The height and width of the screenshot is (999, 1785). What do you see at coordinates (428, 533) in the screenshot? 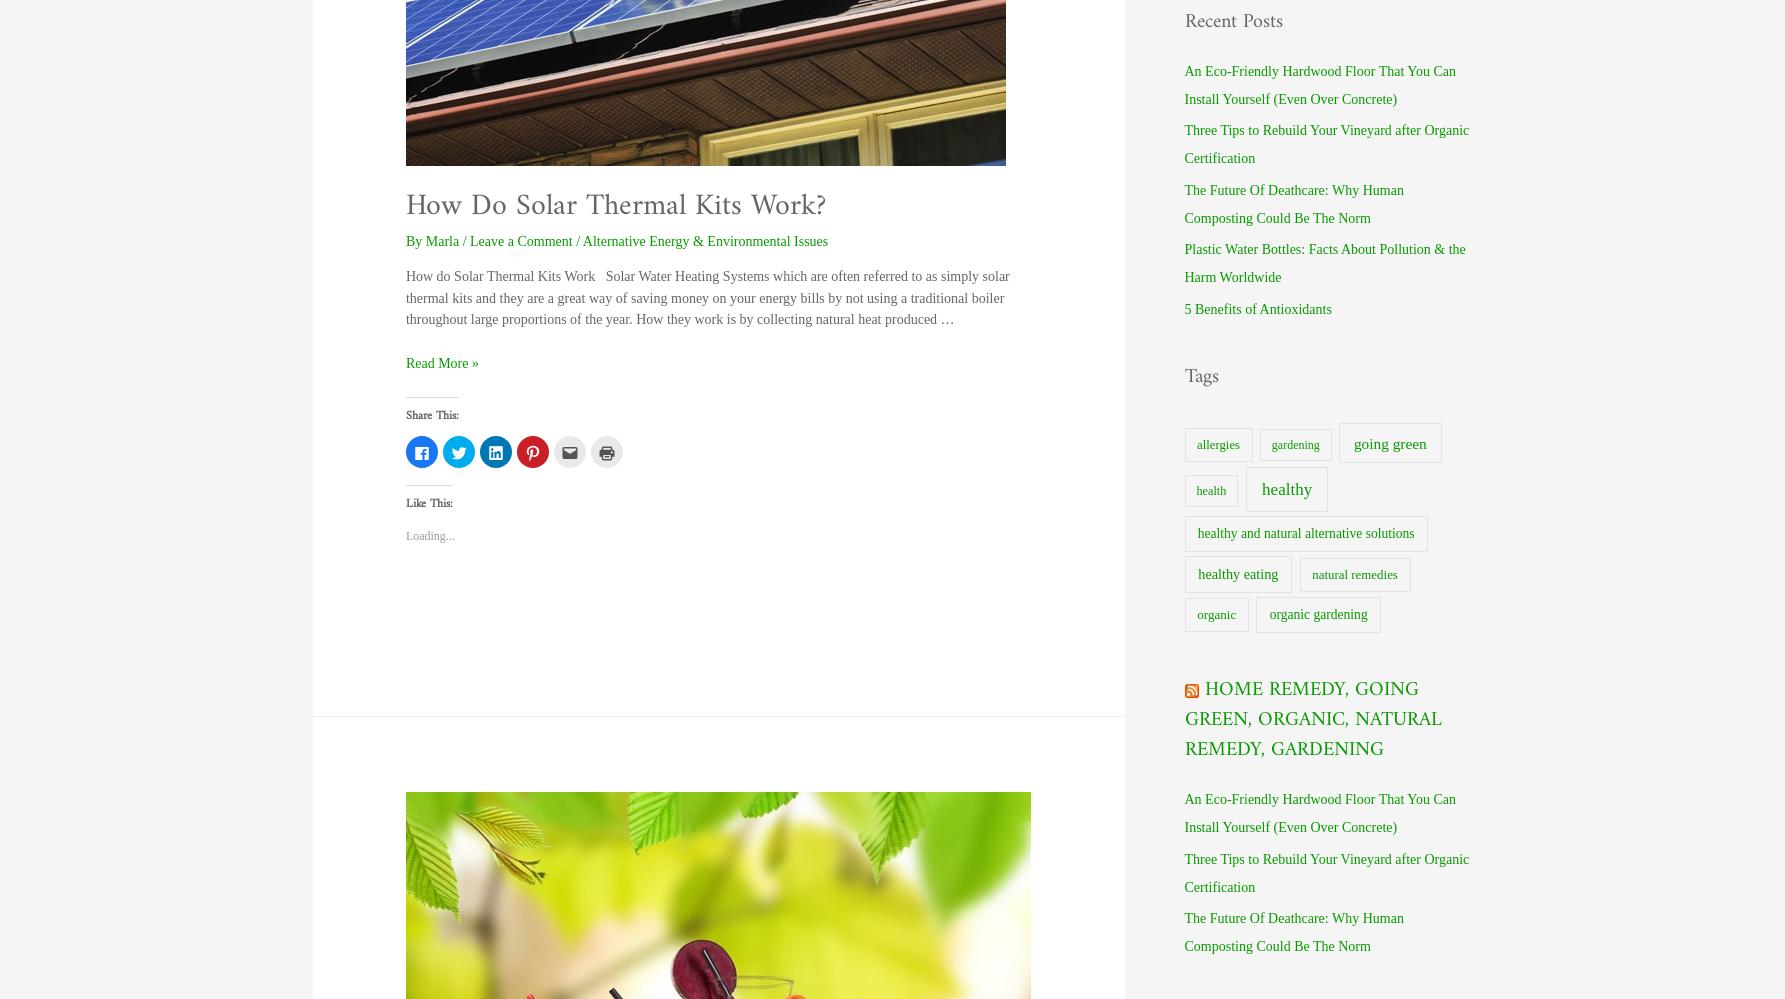
I see `'Loading...'` at bounding box center [428, 533].